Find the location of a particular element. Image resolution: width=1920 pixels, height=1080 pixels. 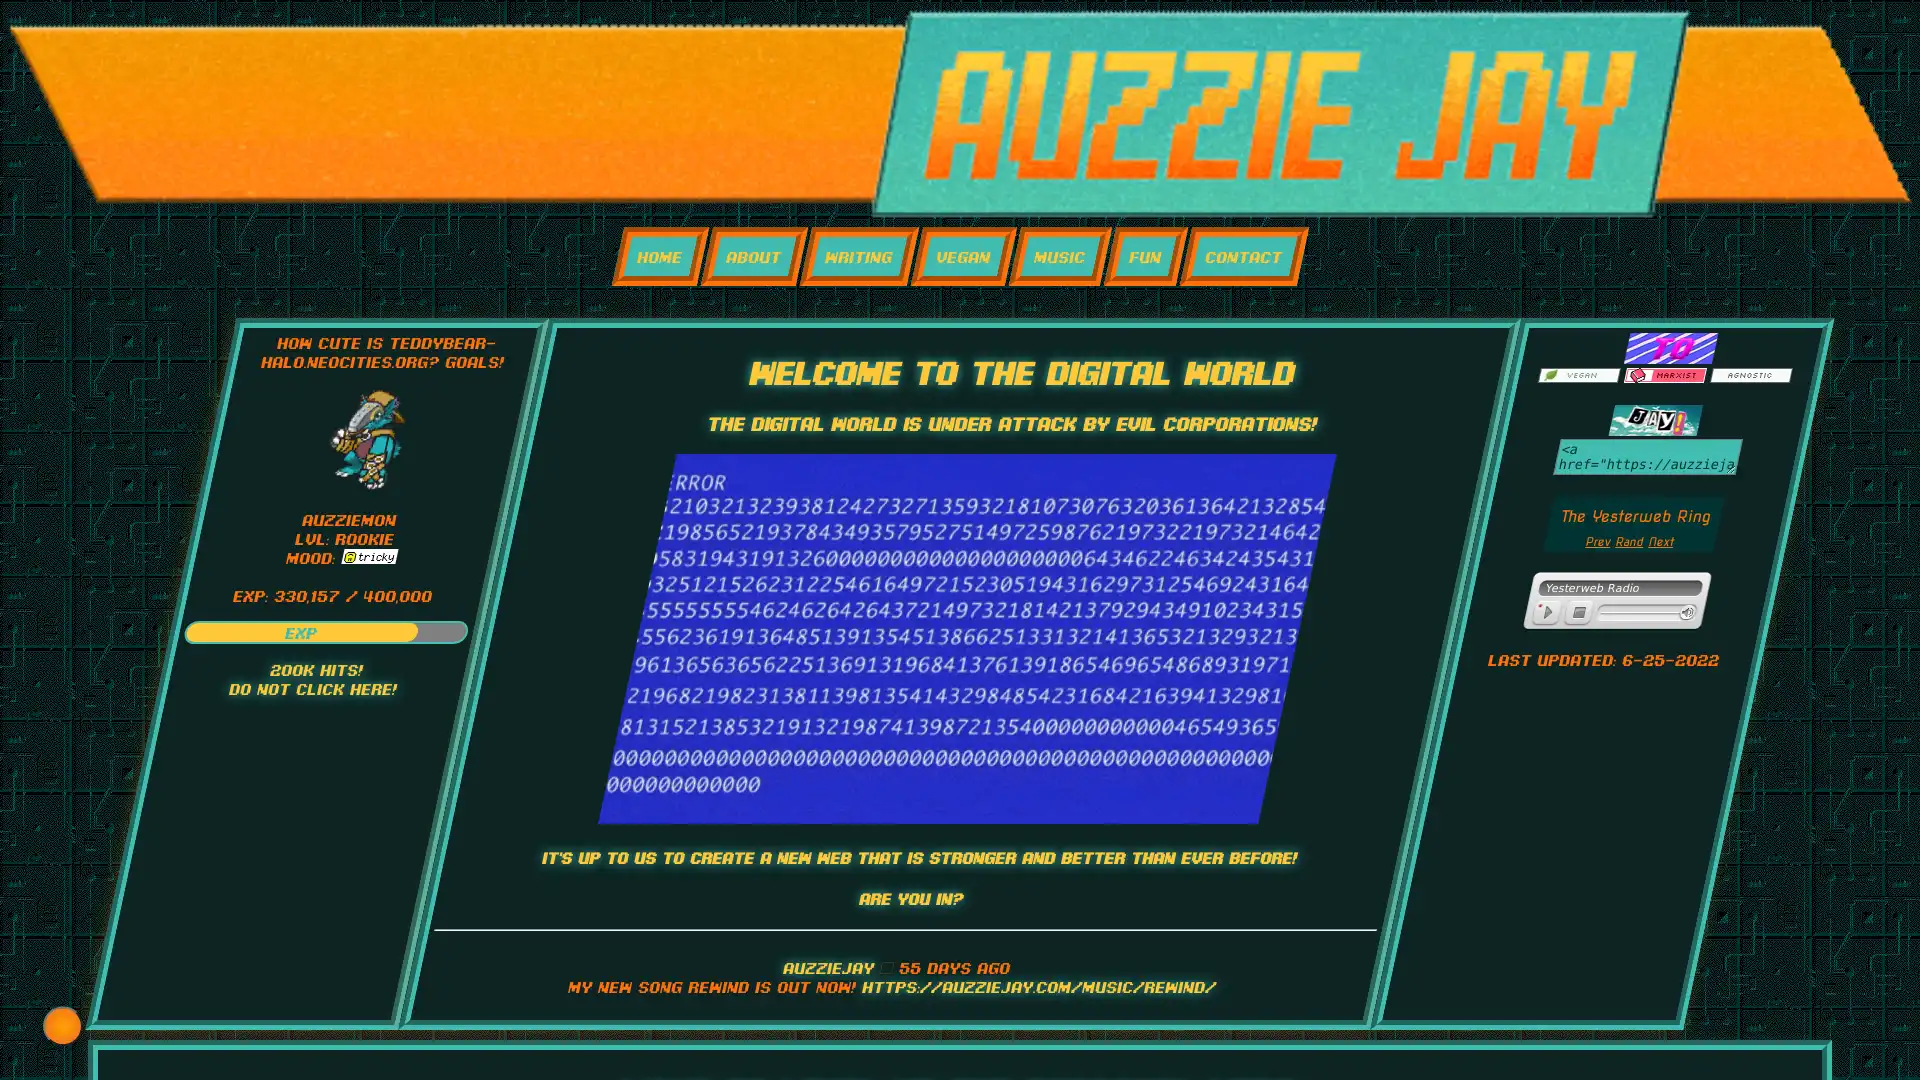

WRITING is located at coordinates (858, 255).